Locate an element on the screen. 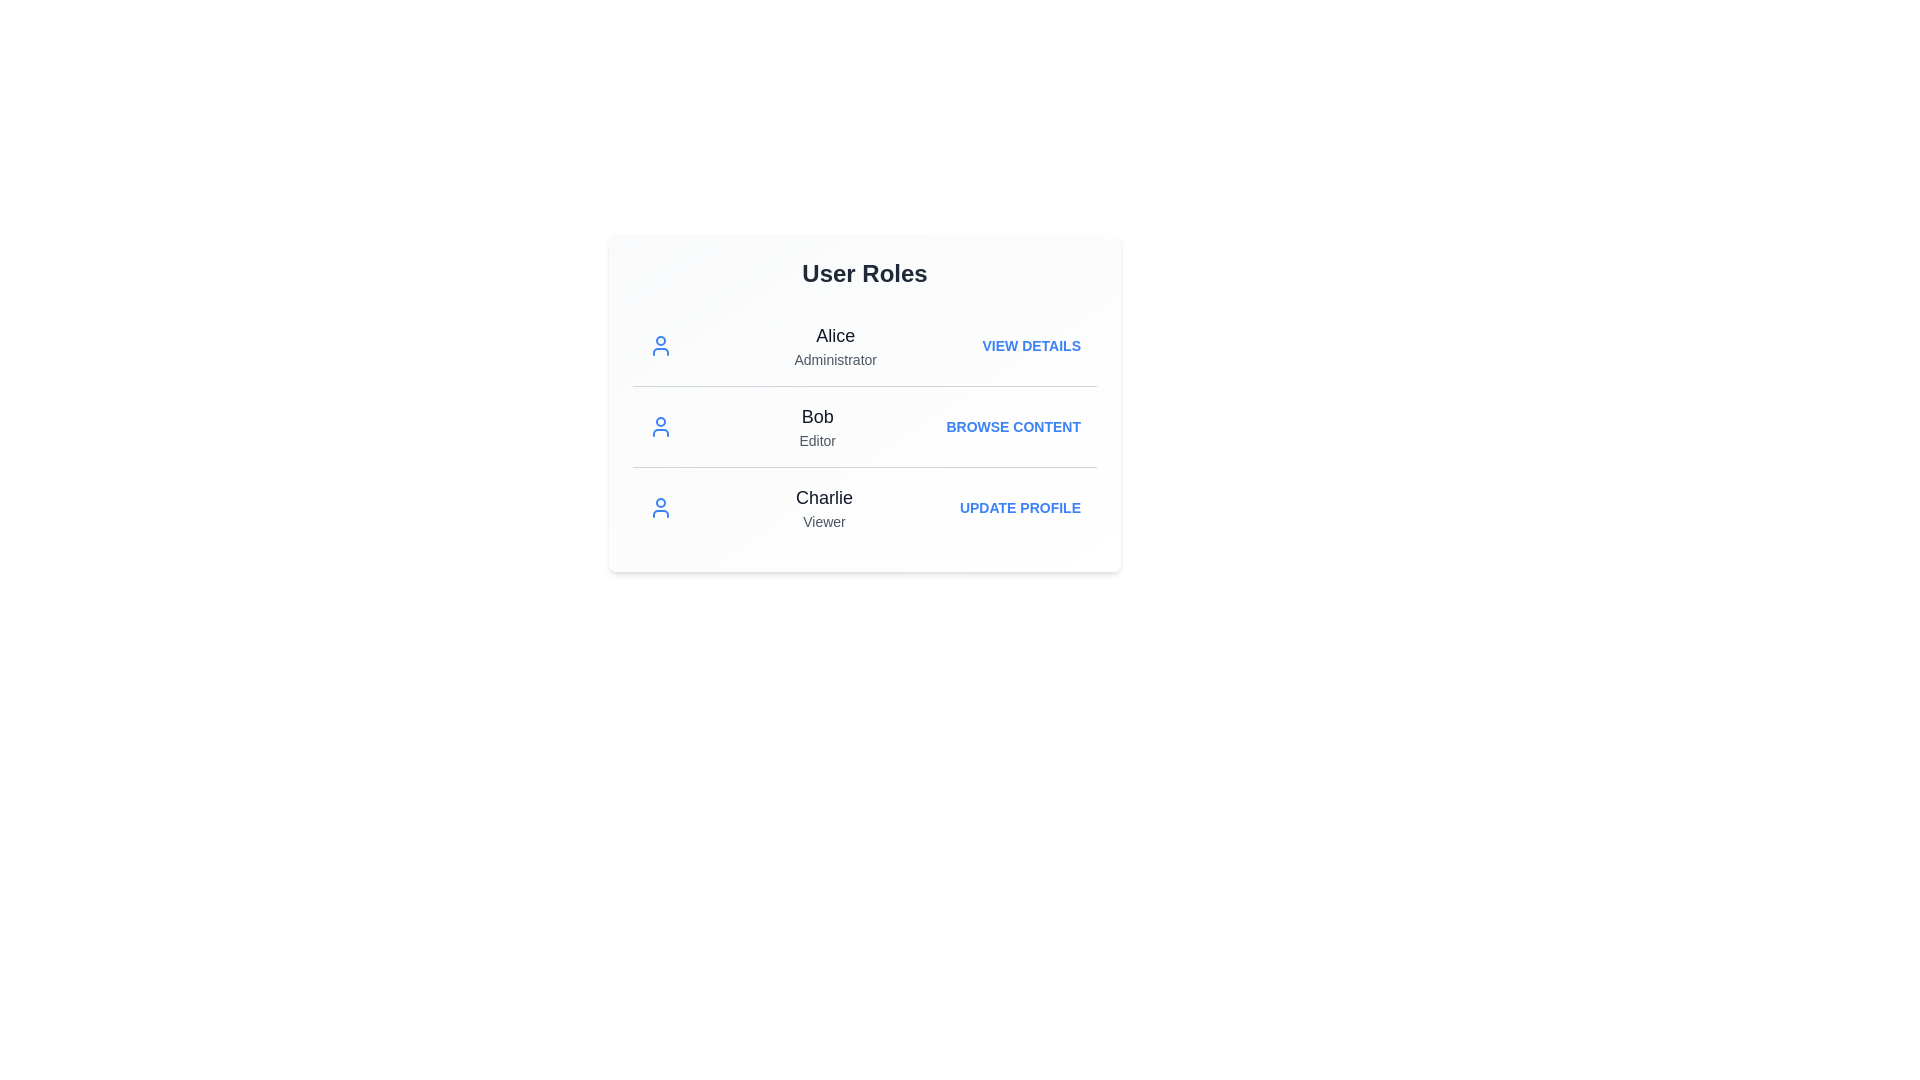 The image size is (1920, 1080). the text label displaying 'Editor' in gray font, which is located below the name 'Bob' in the user roles list is located at coordinates (817, 439).